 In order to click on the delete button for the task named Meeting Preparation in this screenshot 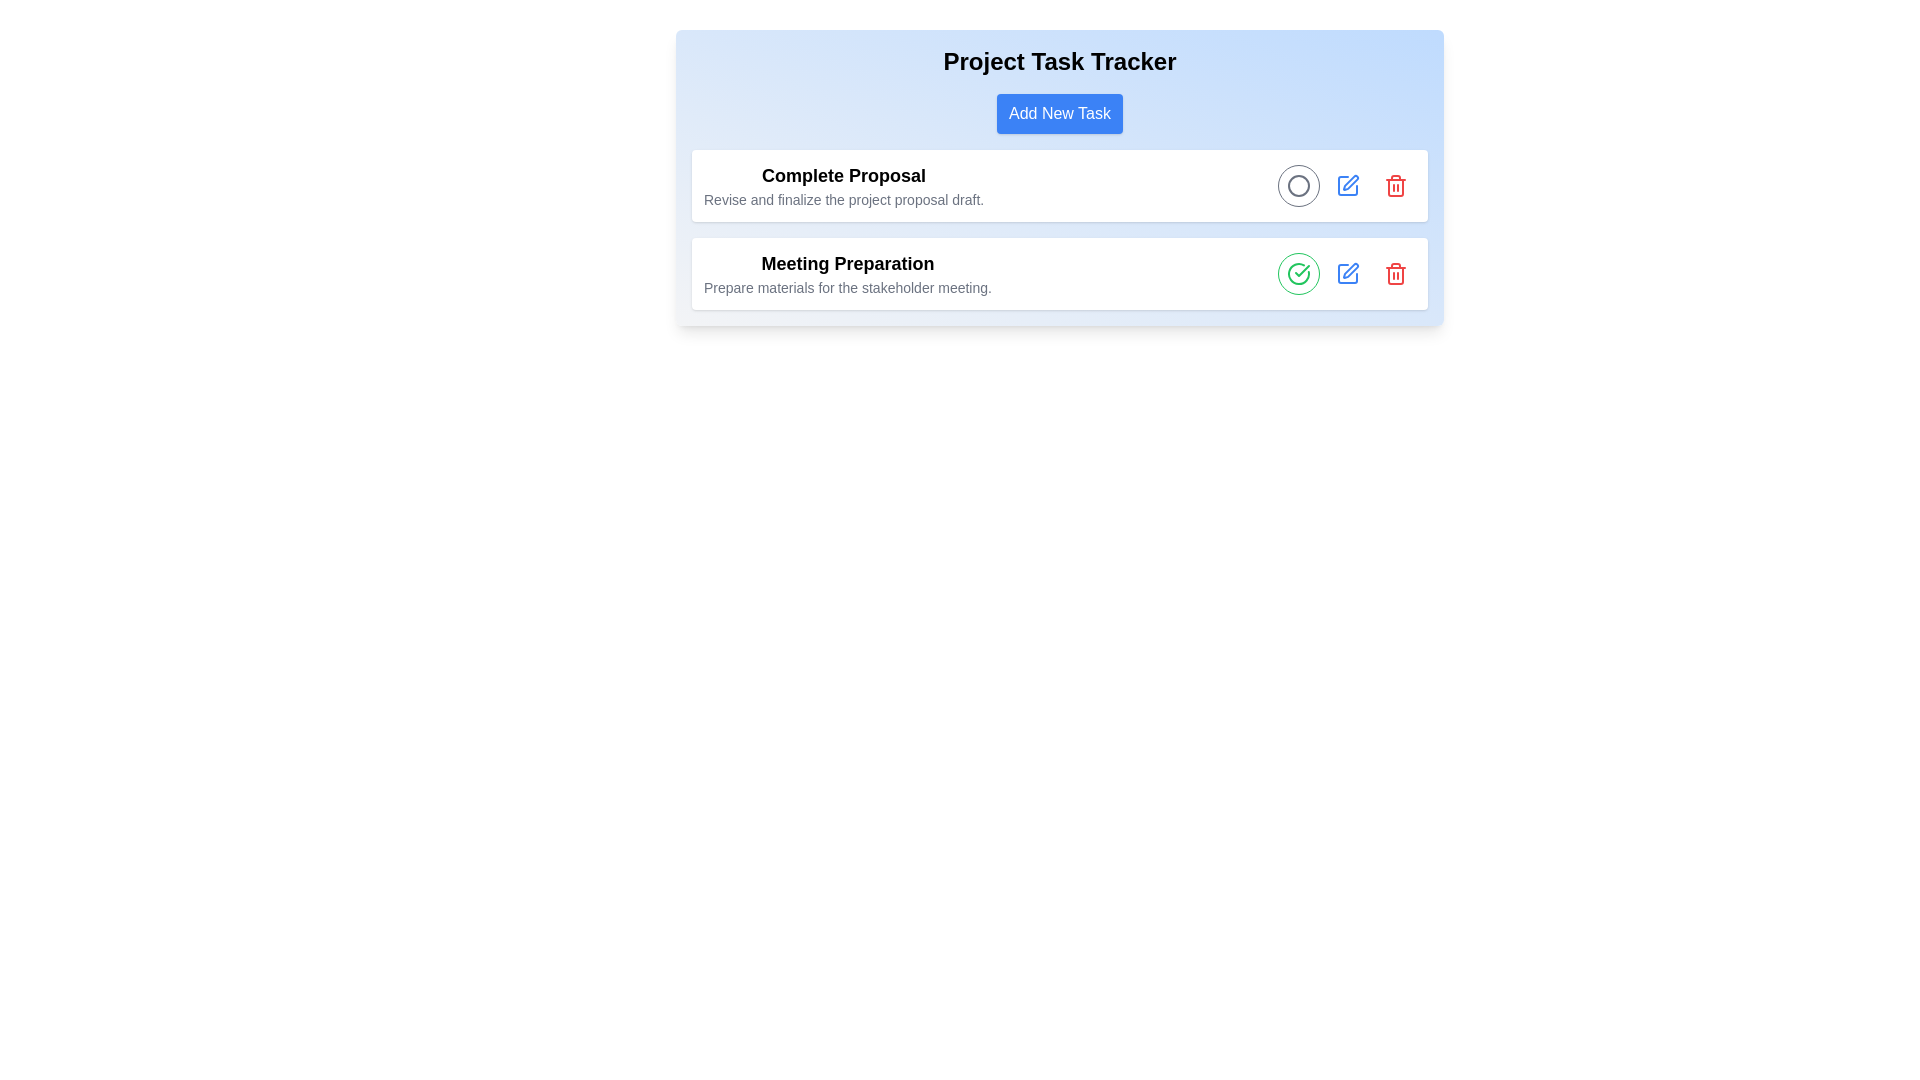, I will do `click(1395, 273)`.